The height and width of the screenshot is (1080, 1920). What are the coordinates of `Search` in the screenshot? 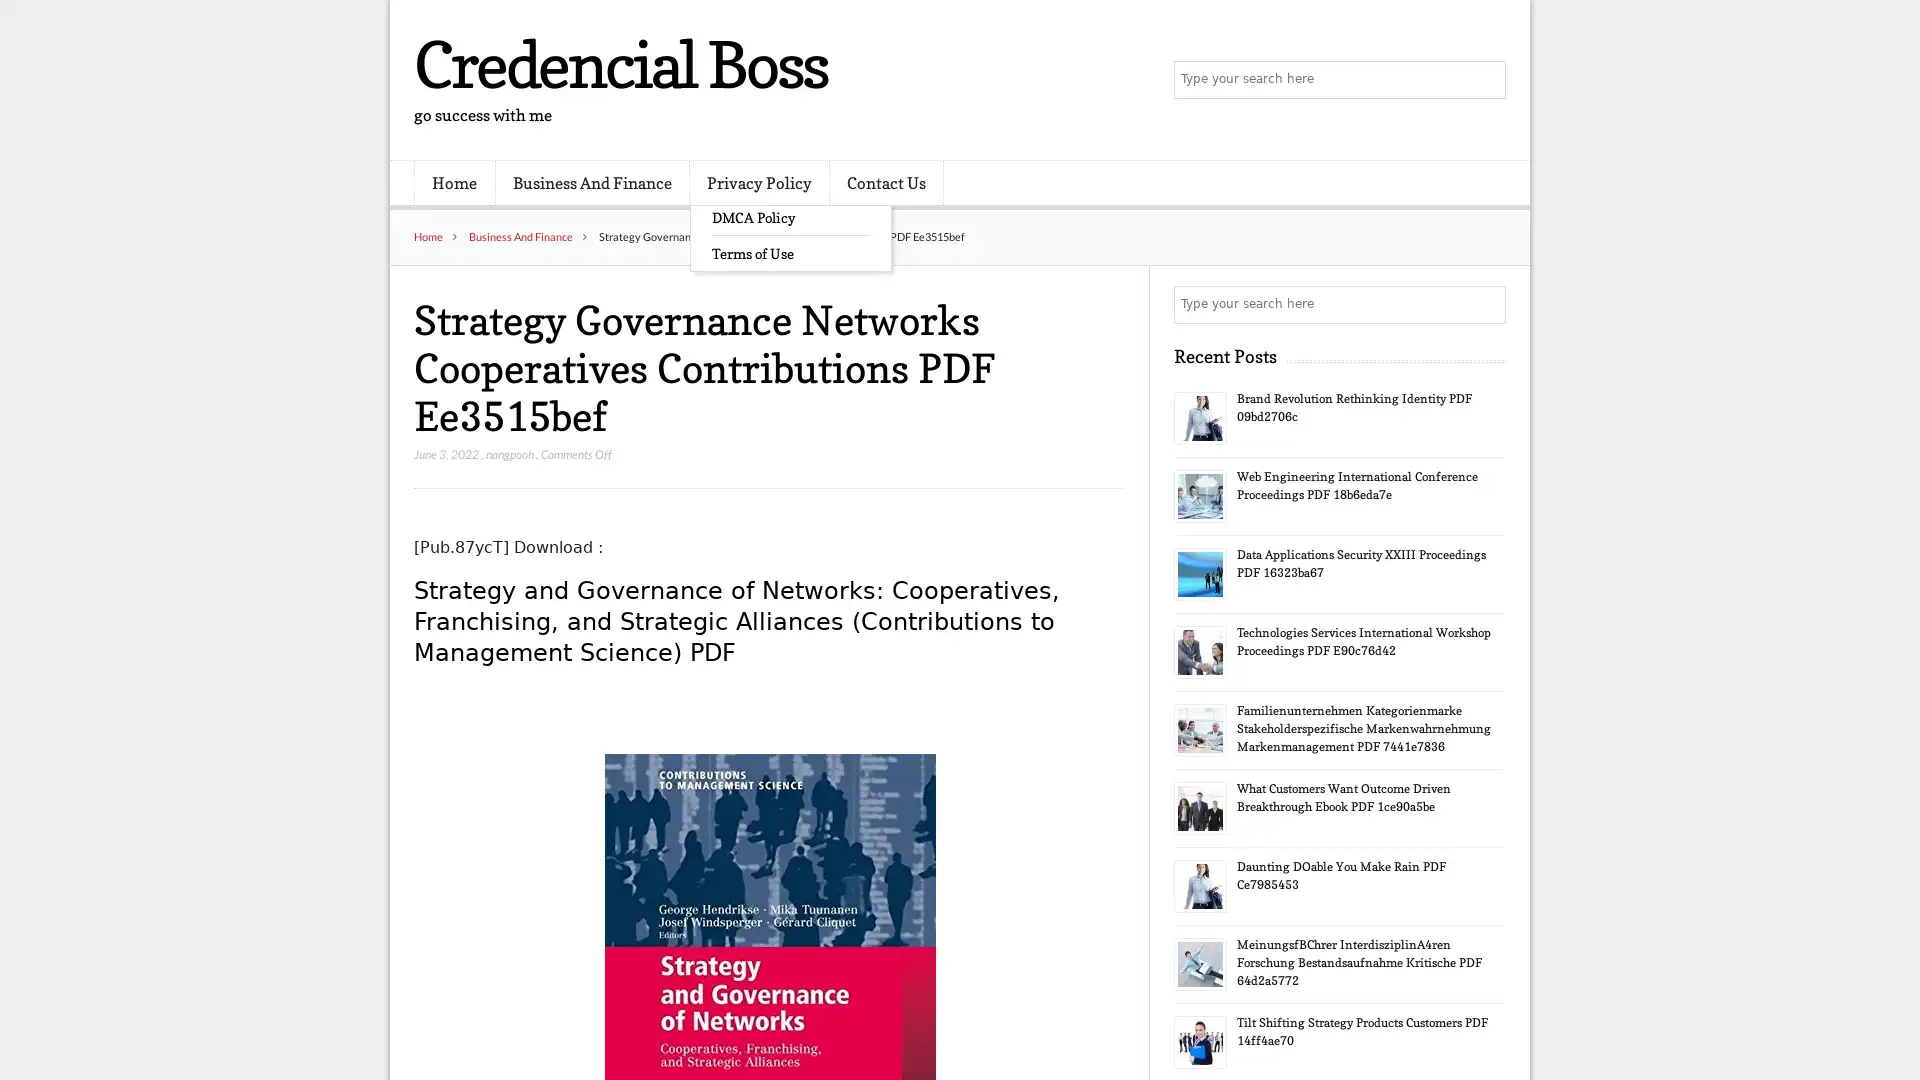 It's located at (1485, 80).